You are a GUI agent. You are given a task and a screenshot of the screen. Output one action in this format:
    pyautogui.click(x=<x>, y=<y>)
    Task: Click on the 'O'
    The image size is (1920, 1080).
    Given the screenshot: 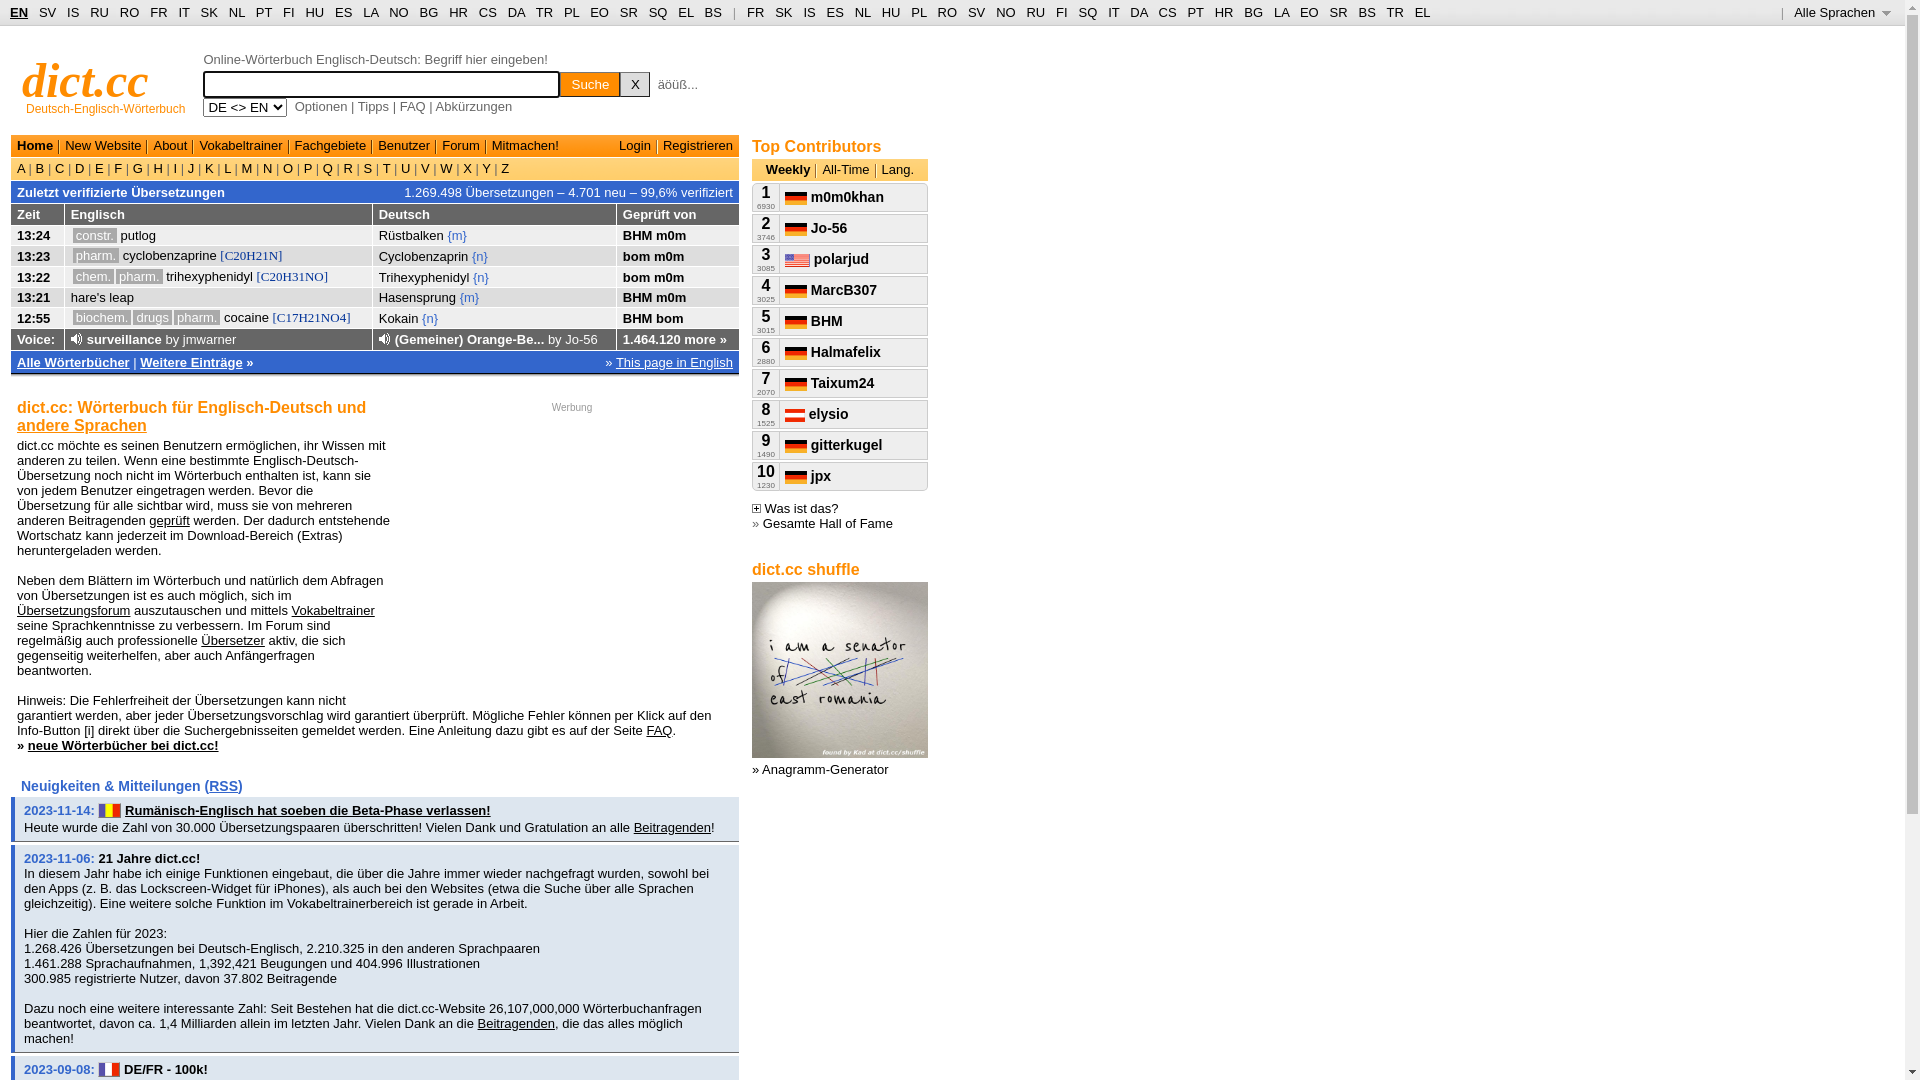 What is the action you would take?
    pyautogui.click(x=286, y=167)
    